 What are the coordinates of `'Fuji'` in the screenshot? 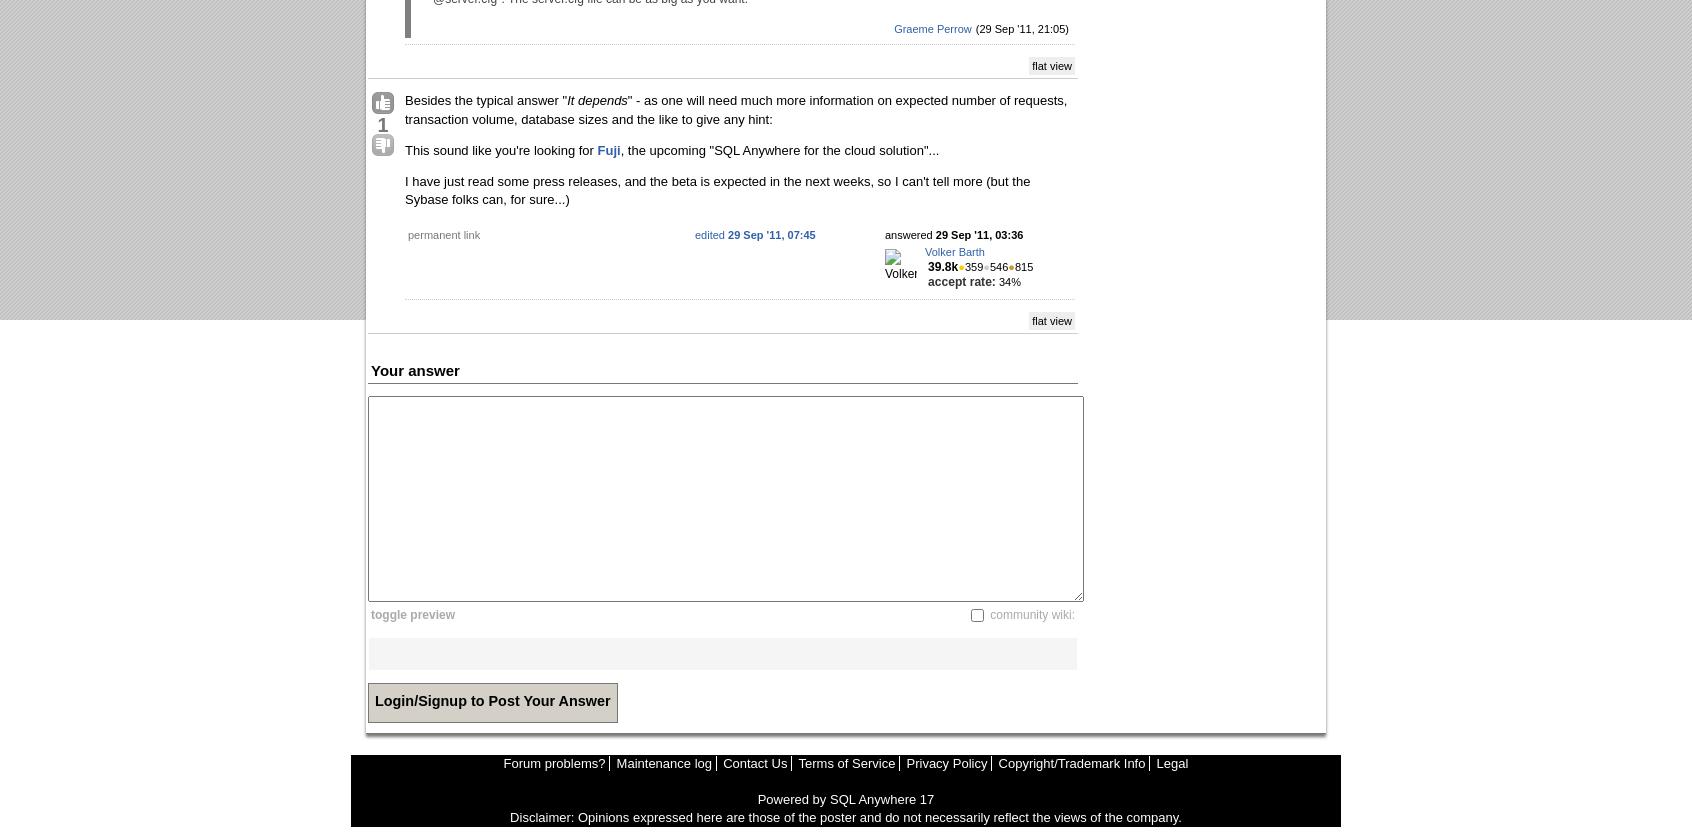 It's located at (607, 149).